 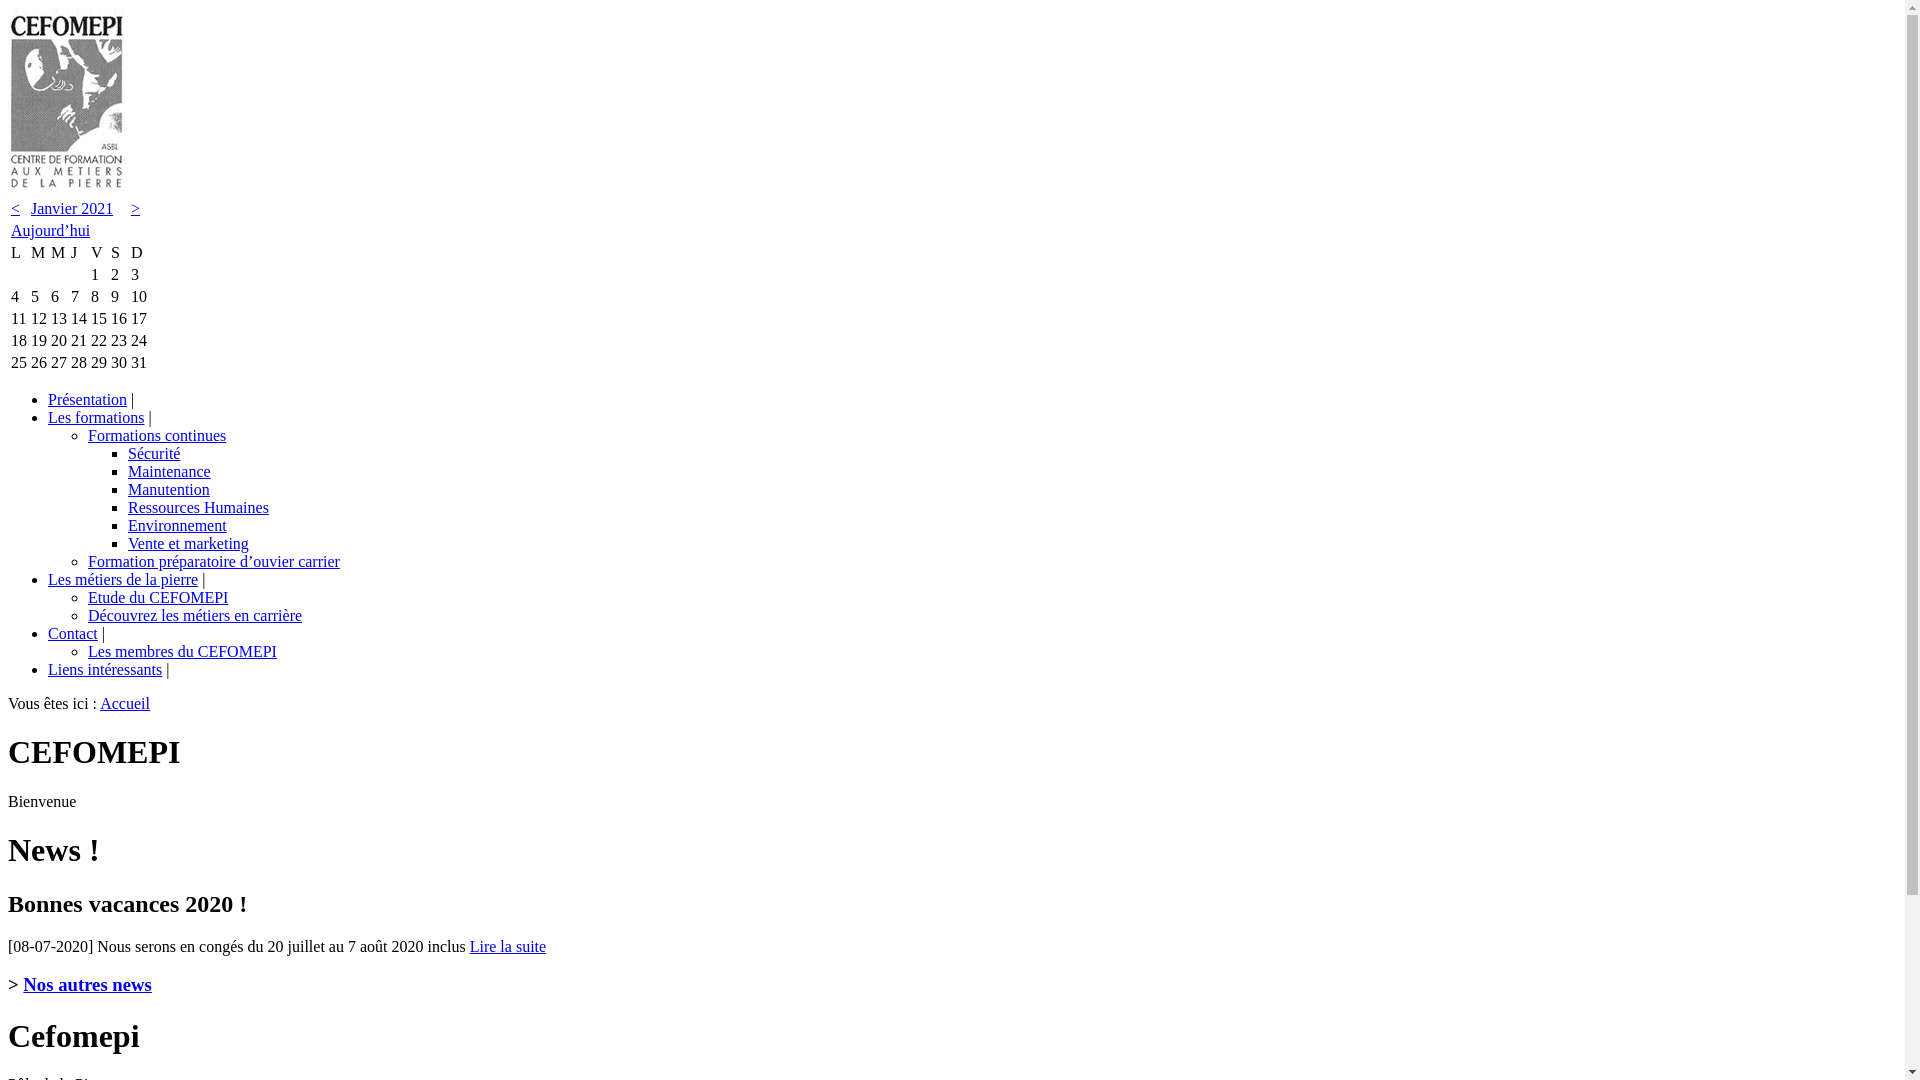 What do you see at coordinates (72, 208) in the screenshot?
I see `'Janvier 2021'` at bounding box center [72, 208].